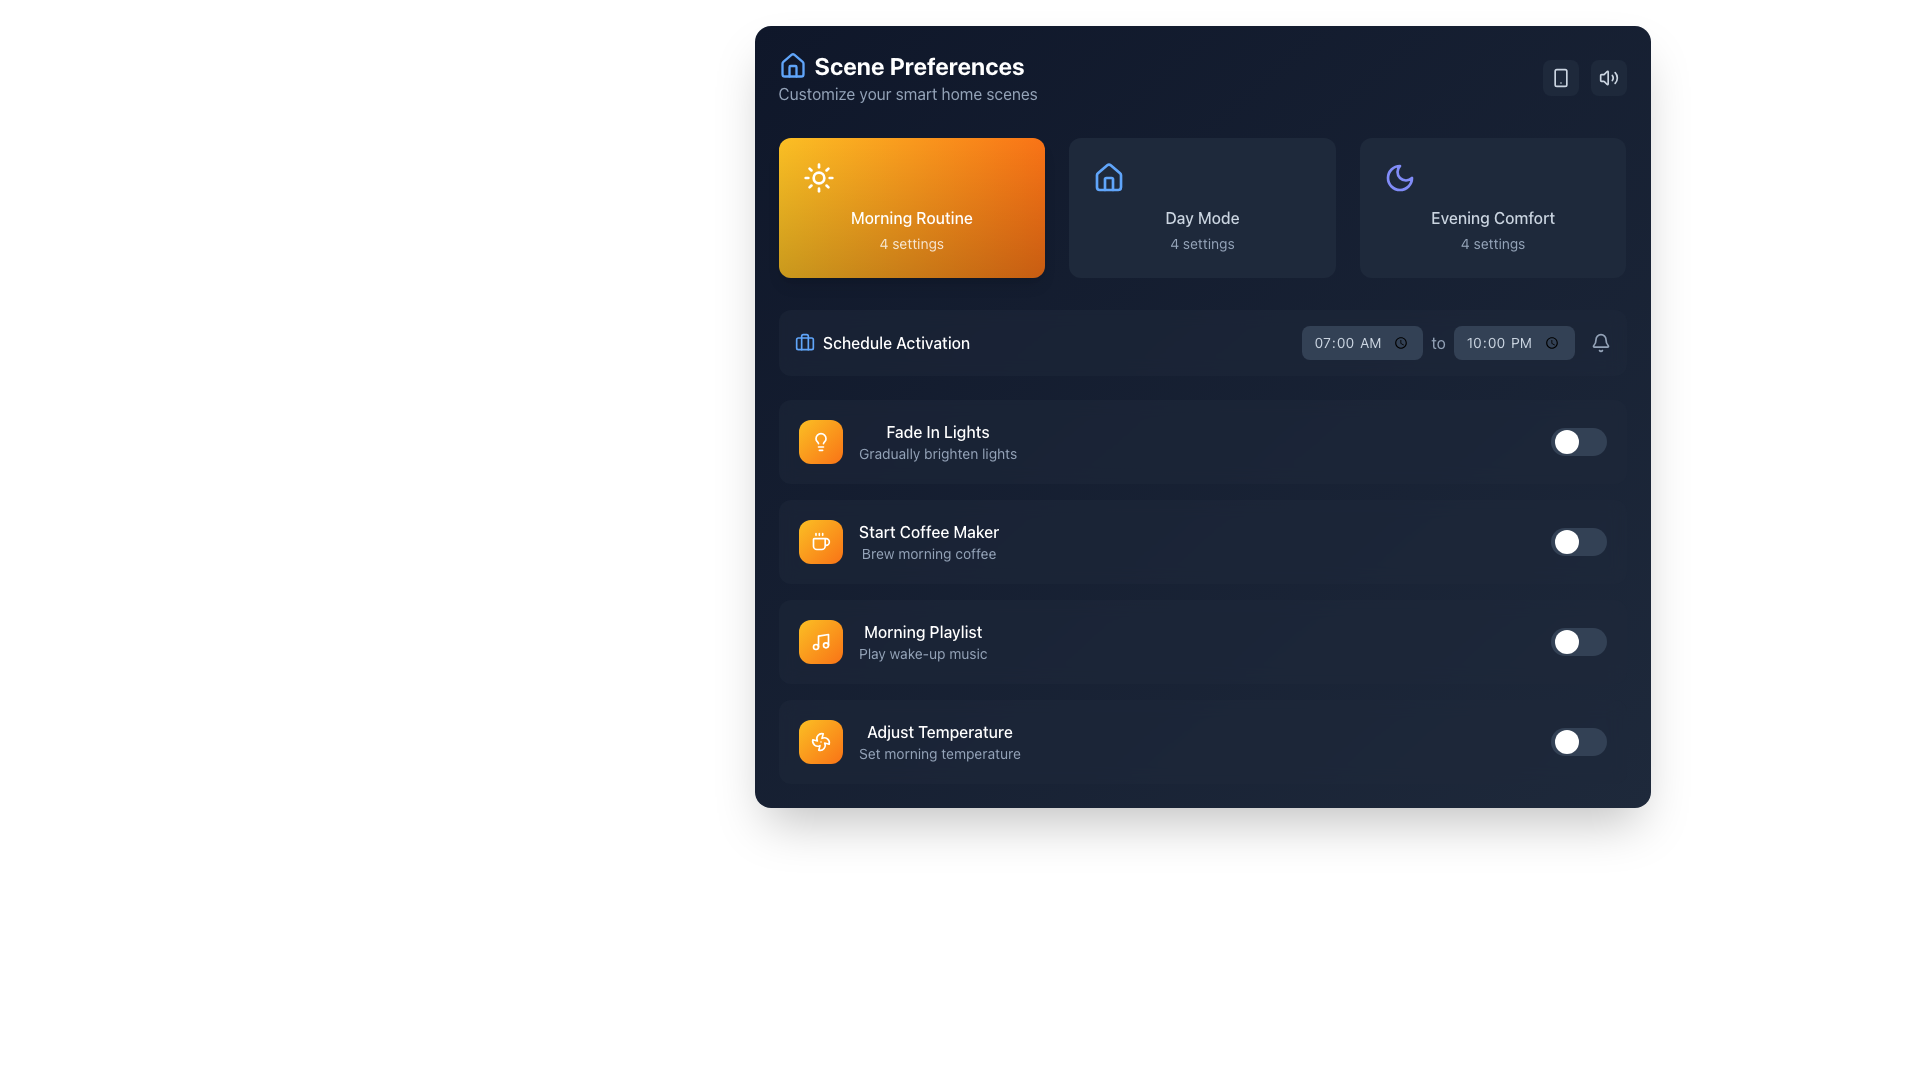 Image resolution: width=1920 pixels, height=1080 pixels. I want to click on the button styled with a rounded rectangular shape and a dark slate-gray background, located in the top-right corner of the interface, so click(1608, 76).